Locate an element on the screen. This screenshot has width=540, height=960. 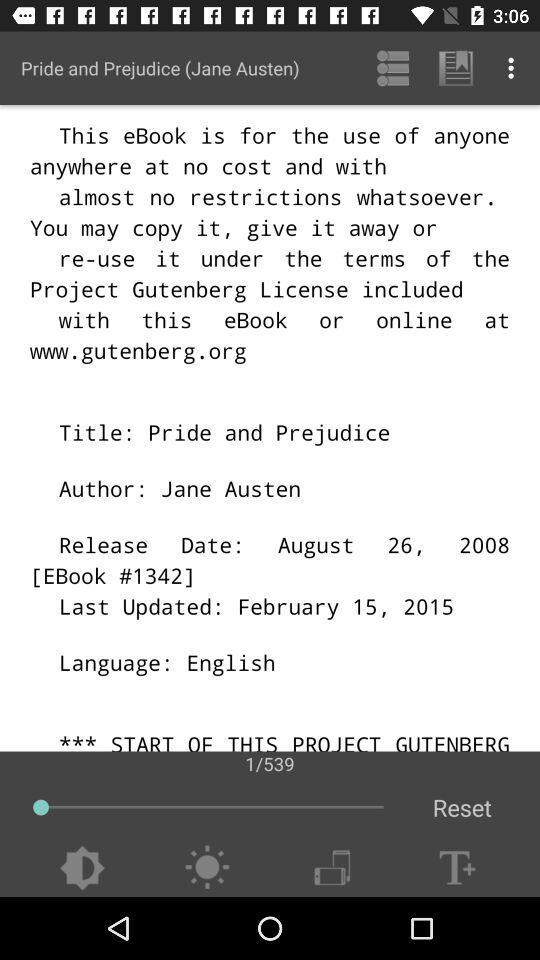
app above the 1/539 app is located at coordinates (455, 68).